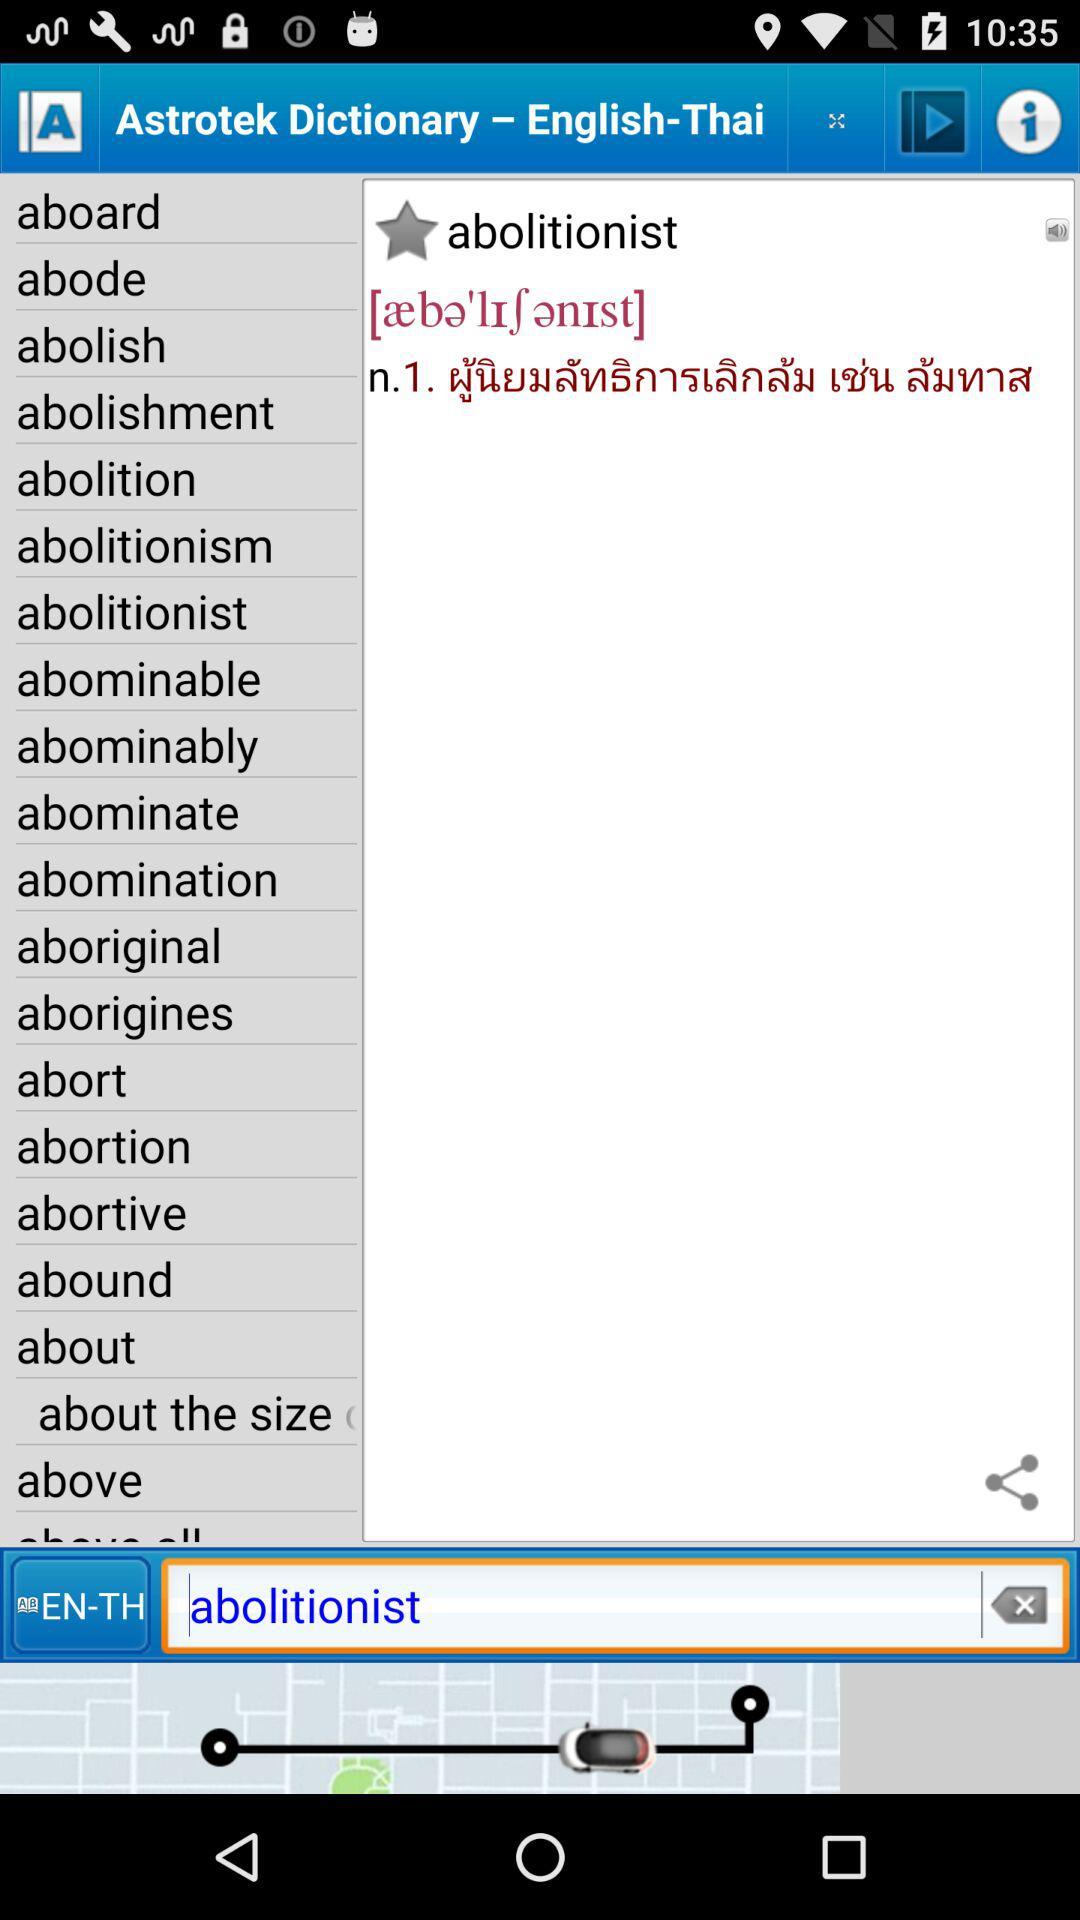  Describe the element at coordinates (186, 276) in the screenshot. I see `the abode item` at that location.